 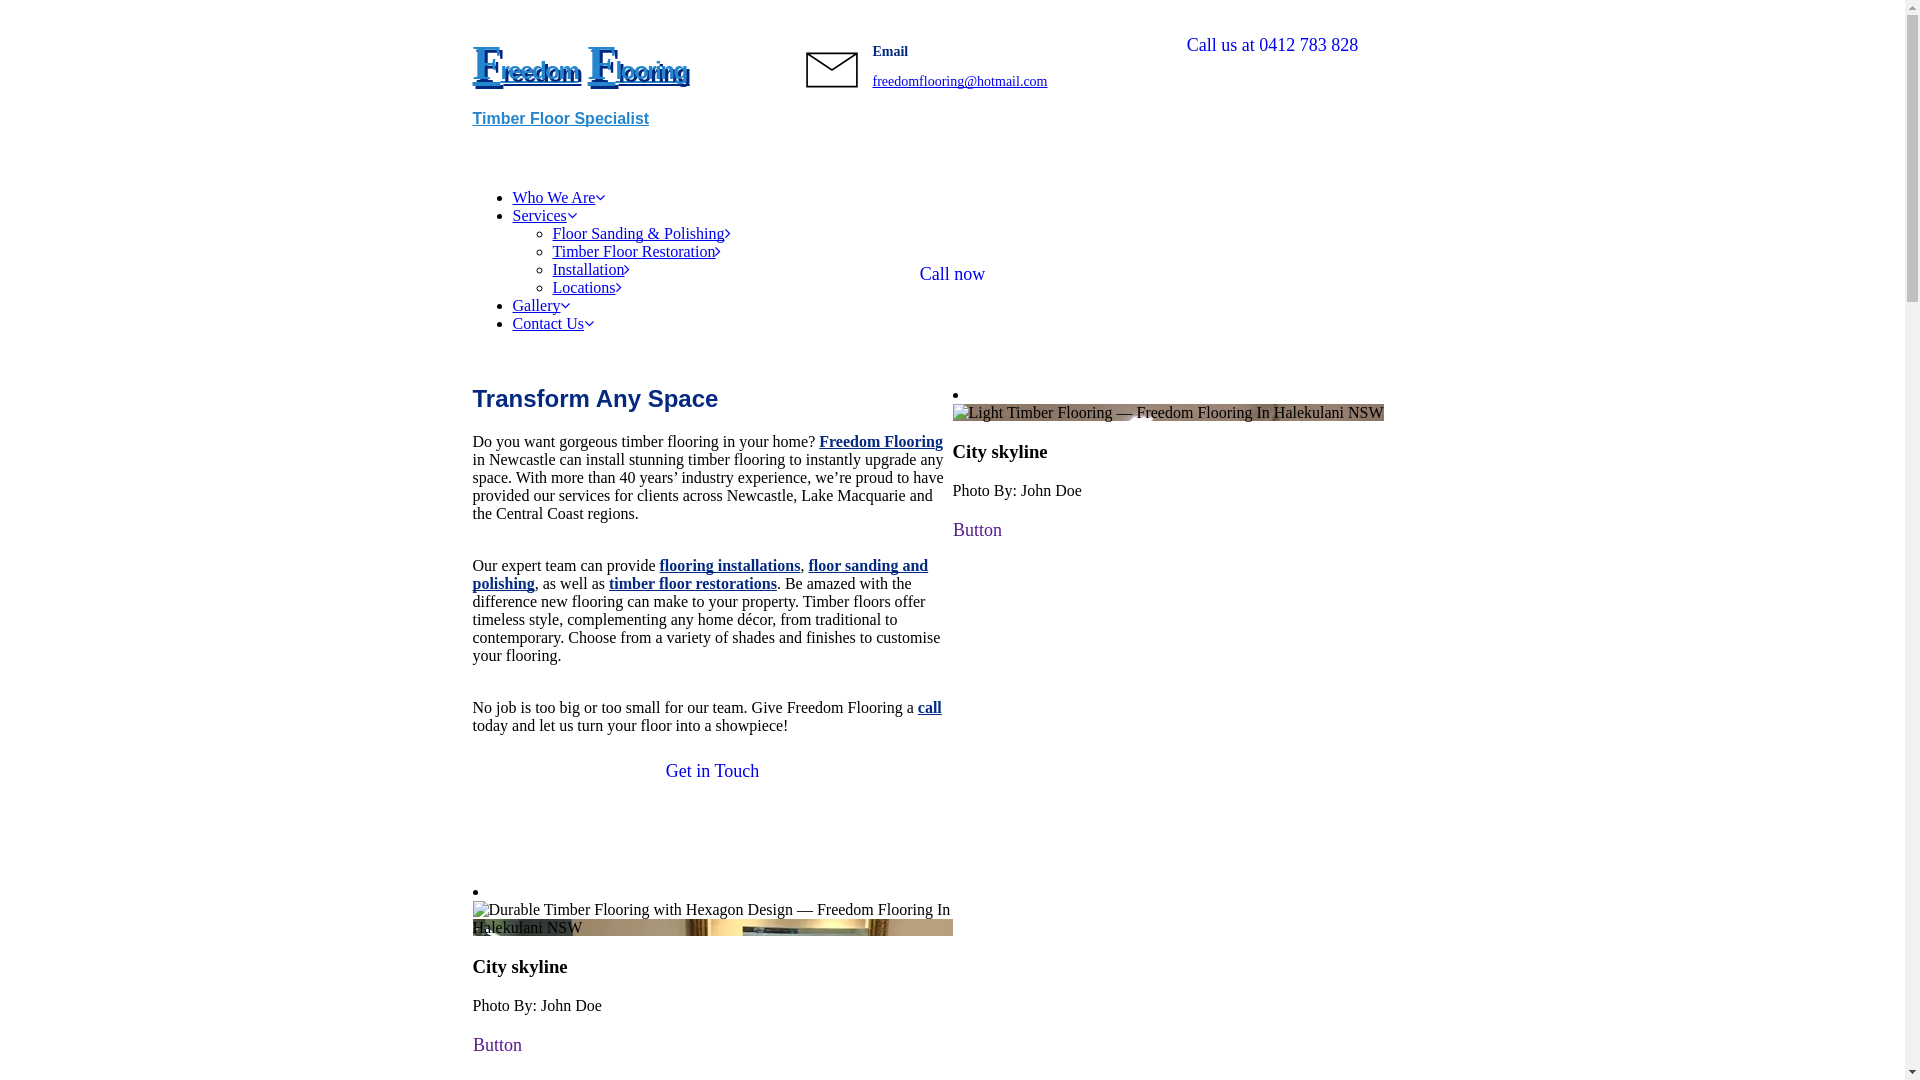 I want to click on 'Services', so click(x=543, y=215).